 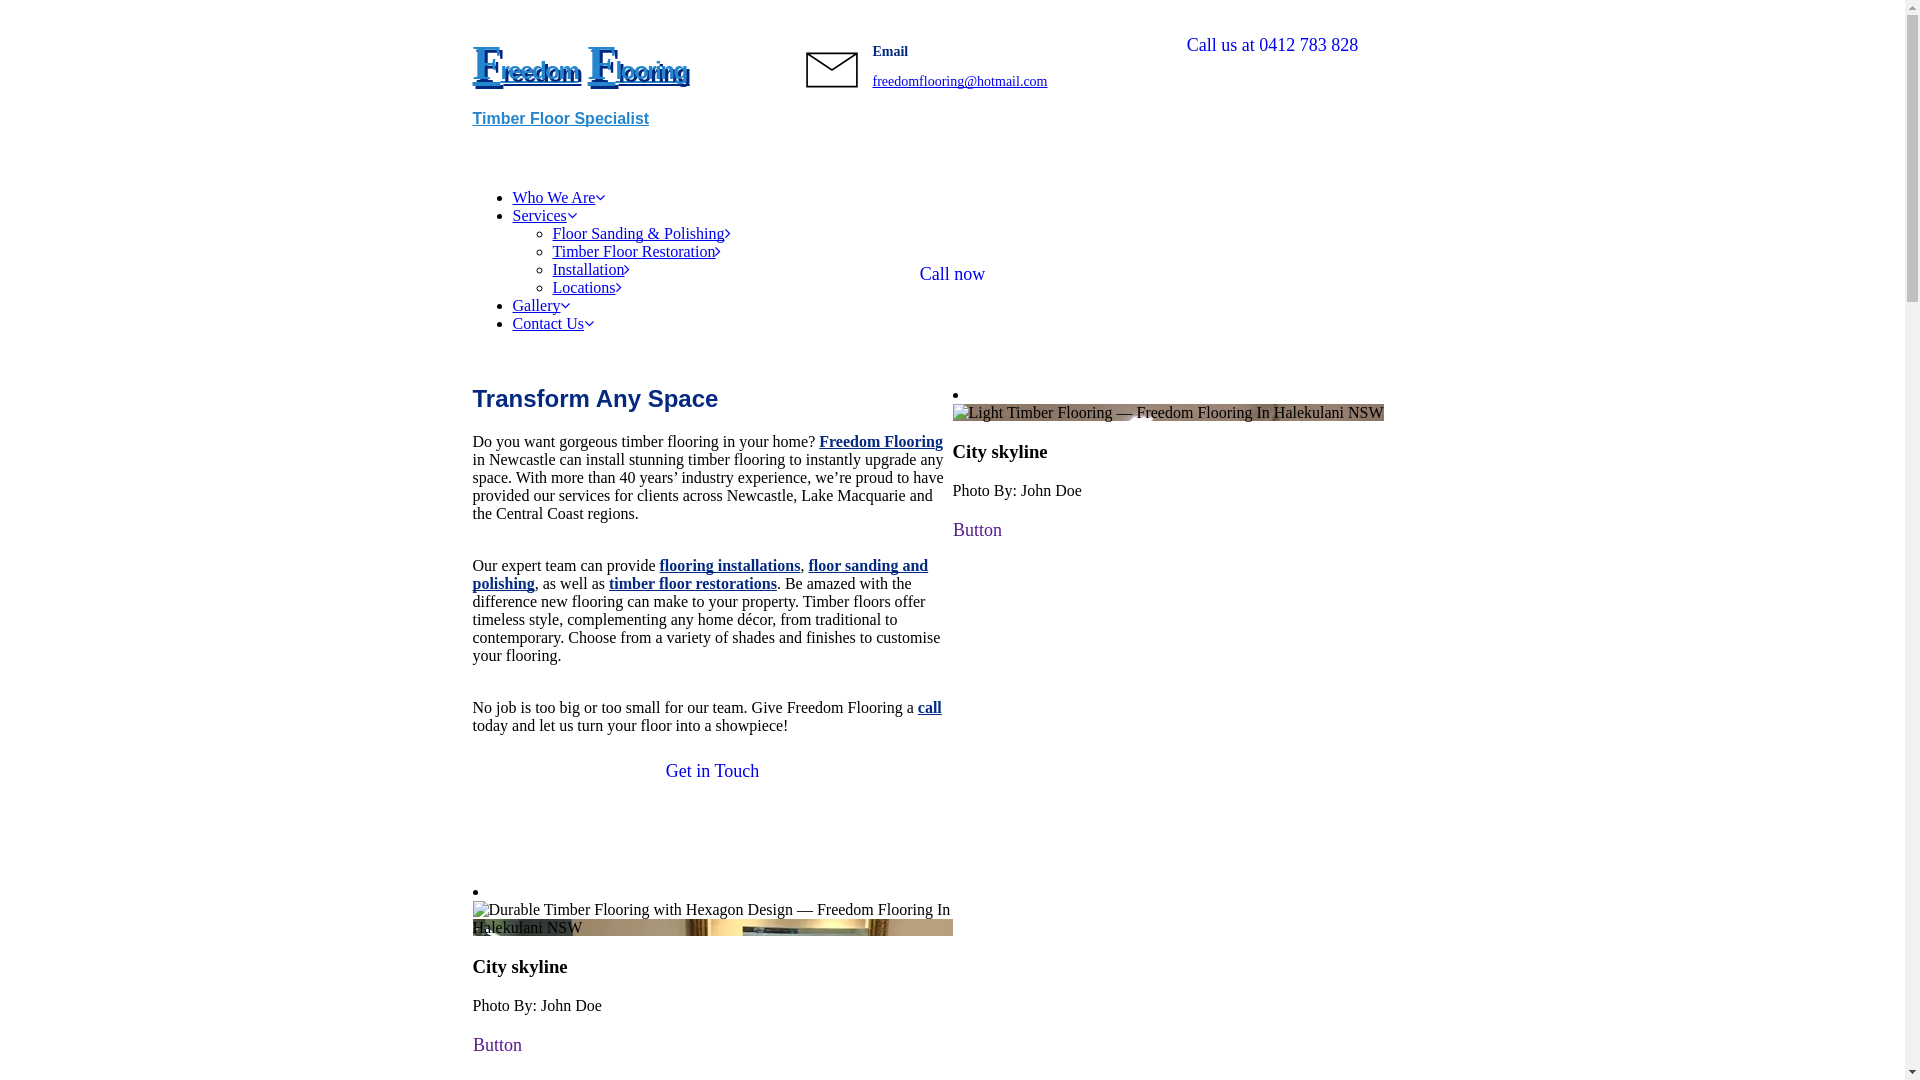 I want to click on 'Services', so click(x=543, y=215).